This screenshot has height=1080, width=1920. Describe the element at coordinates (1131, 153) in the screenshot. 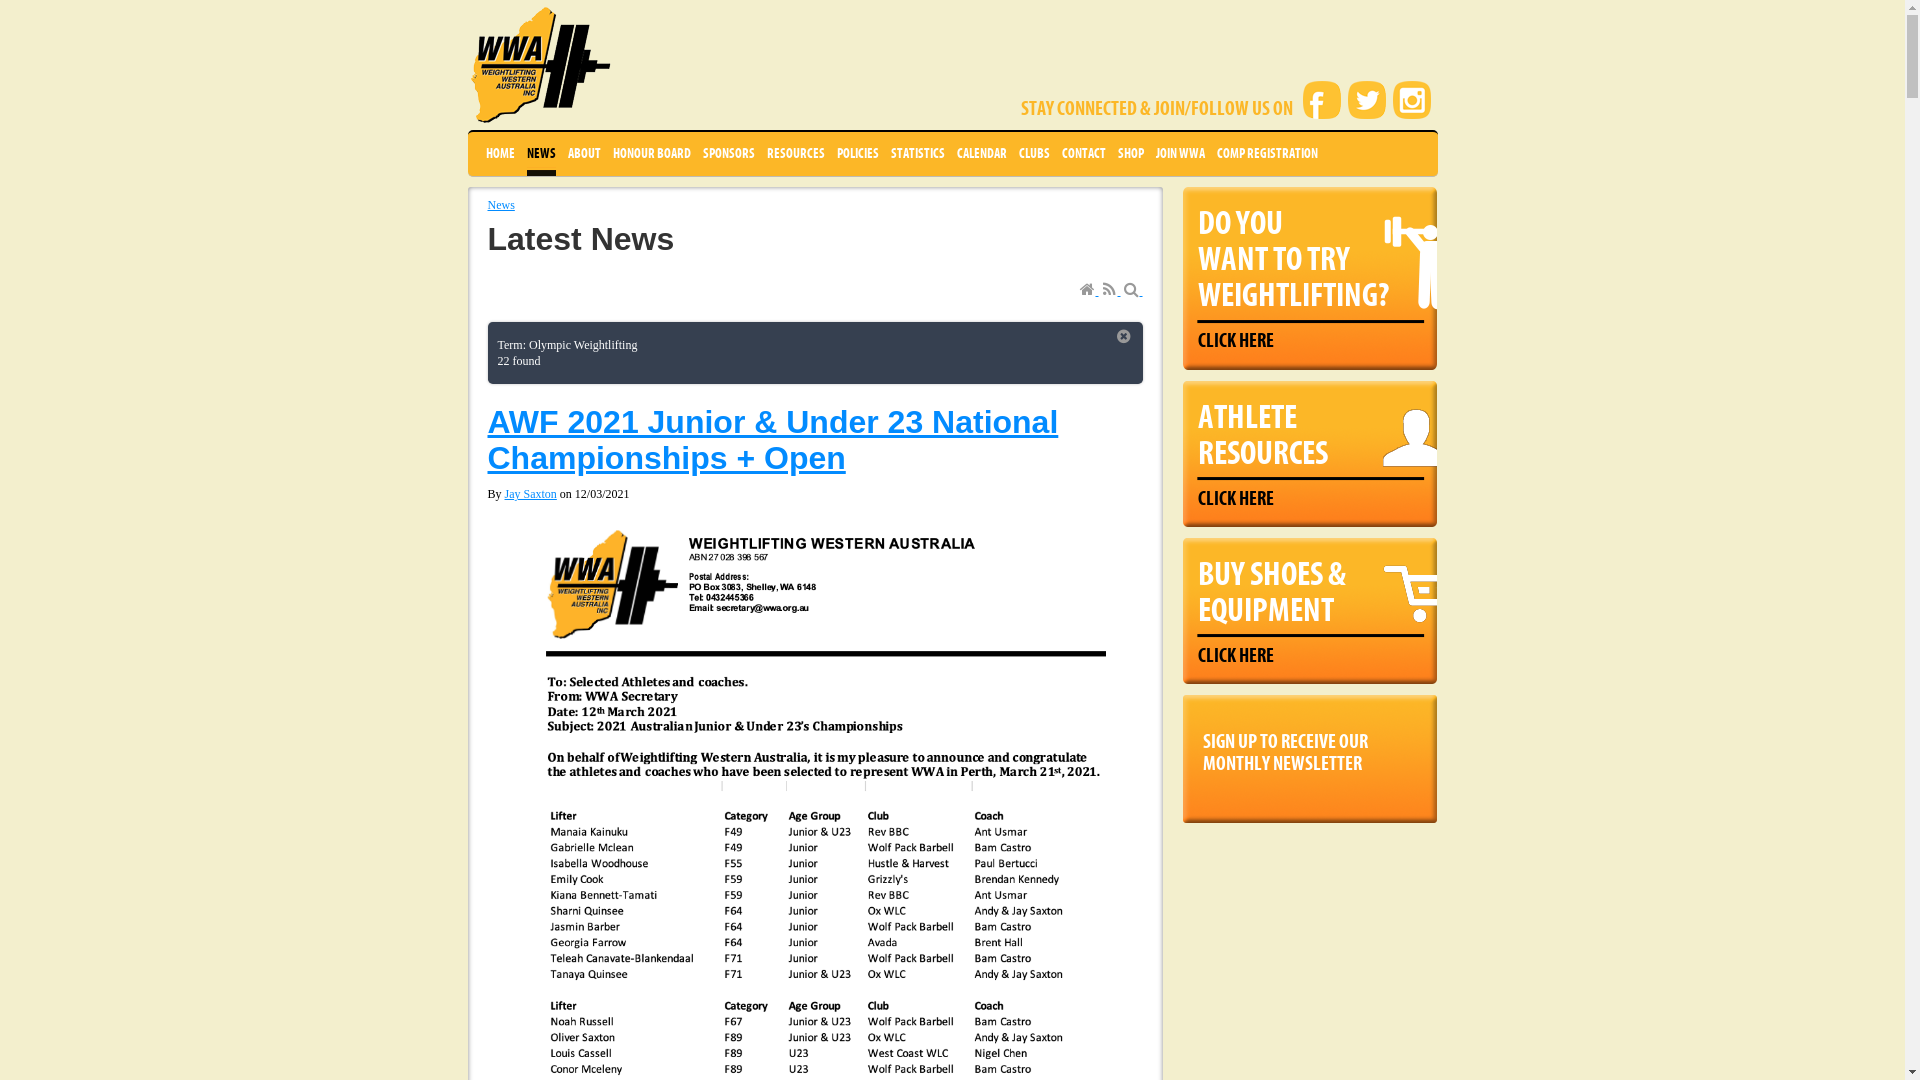

I see `'SHOP'` at that location.